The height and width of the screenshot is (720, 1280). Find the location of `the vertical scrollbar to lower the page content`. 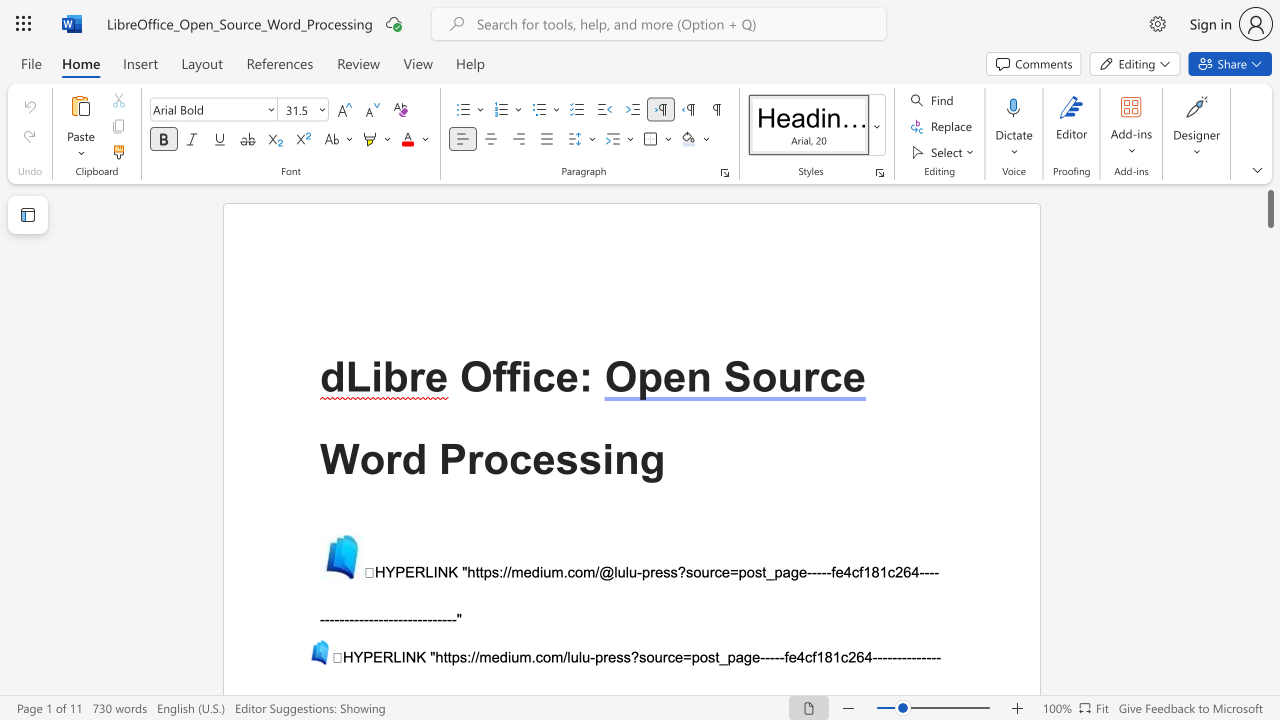

the vertical scrollbar to lower the page content is located at coordinates (1269, 630).